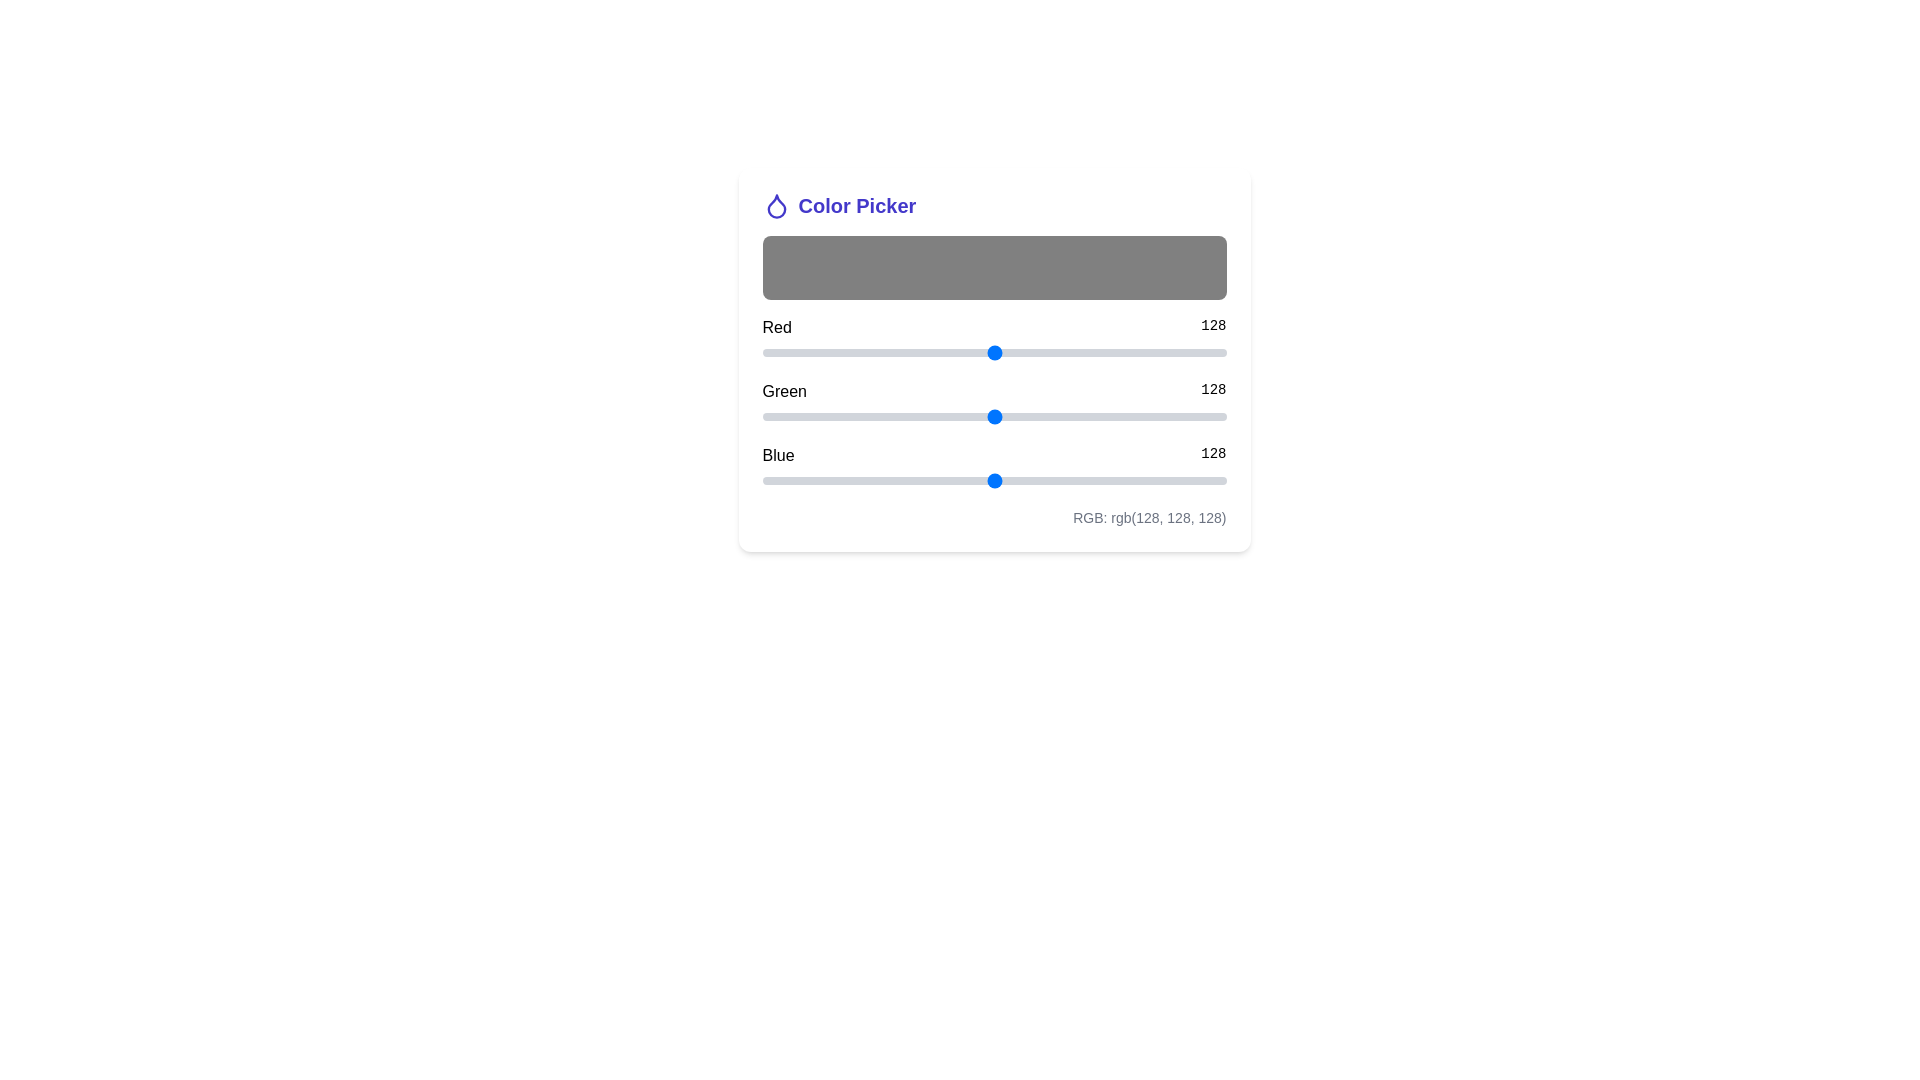 This screenshot has width=1920, height=1080. What do you see at coordinates (910, 415) in the screenshot?
I see `the Green slider to set the green component to 82` at bounding box center [910, 415].